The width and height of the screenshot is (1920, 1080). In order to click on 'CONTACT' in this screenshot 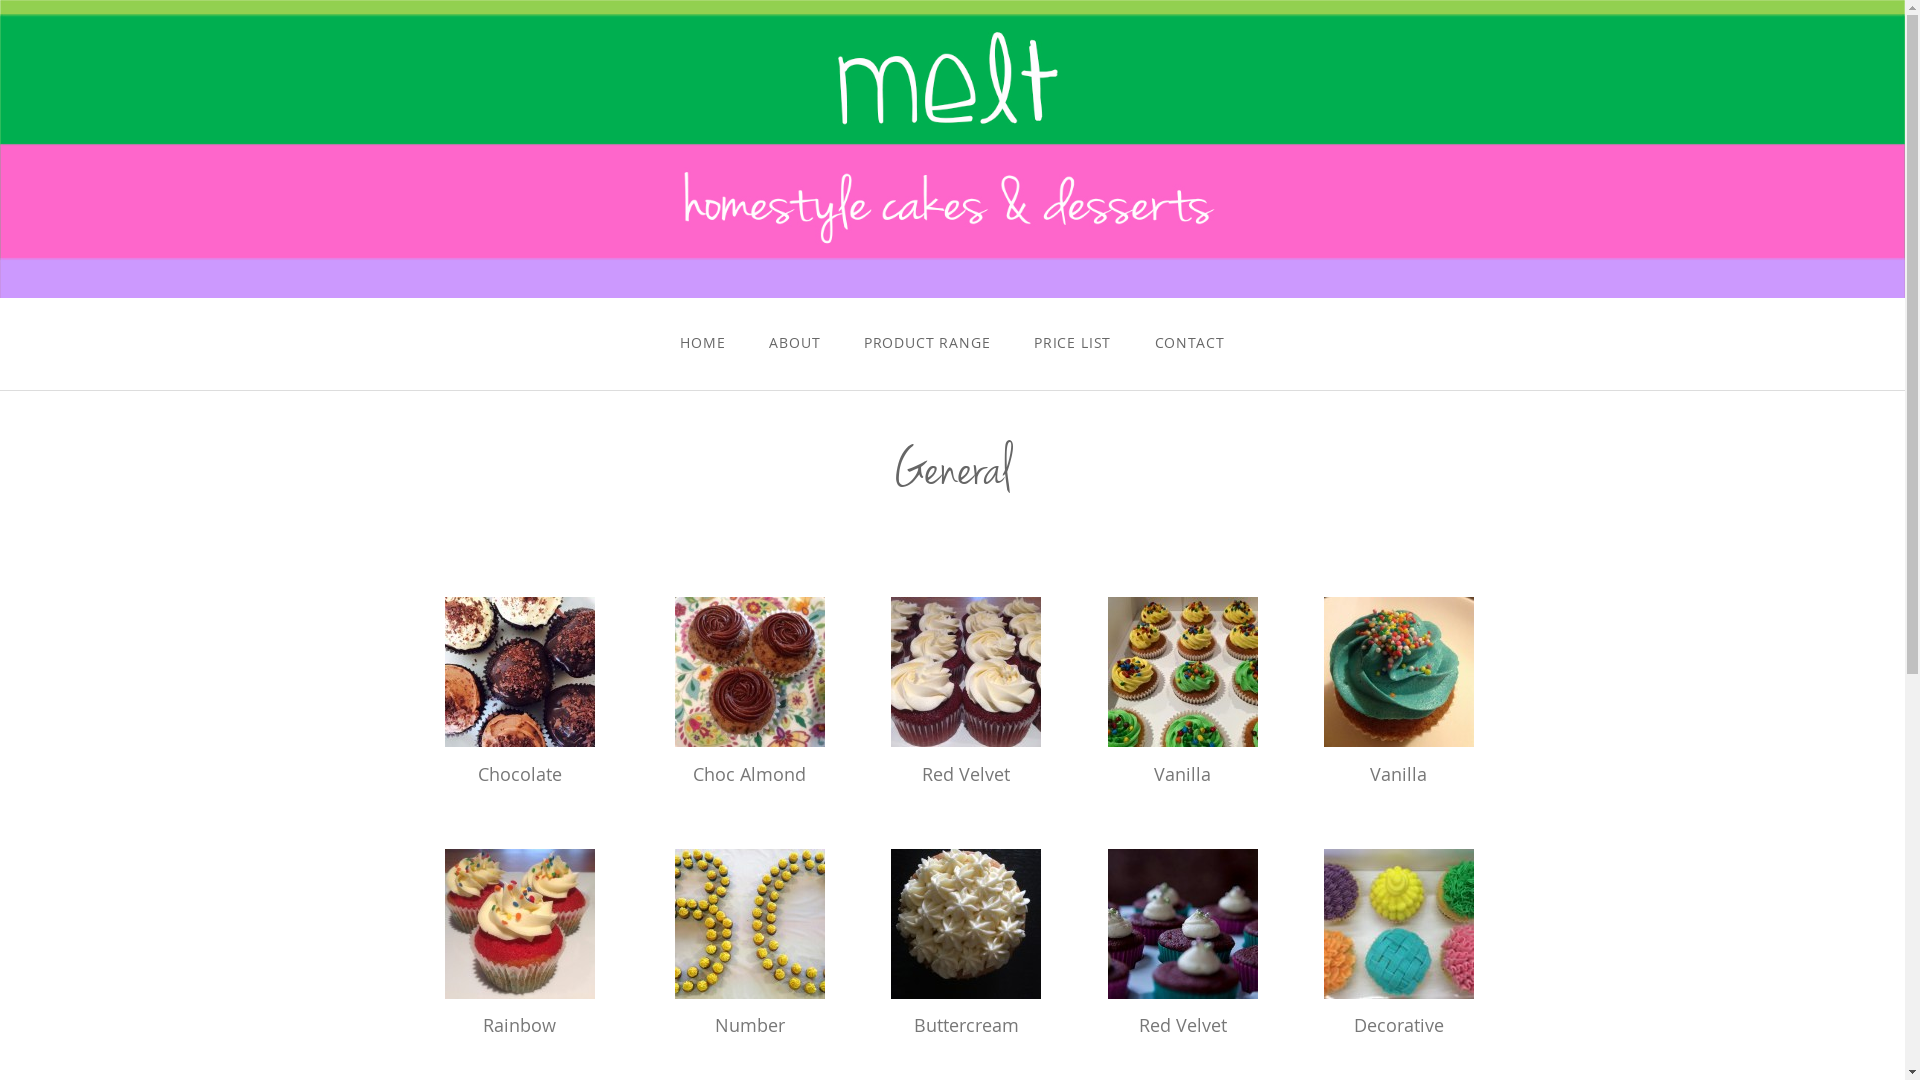, I will do `click(1189, 341)`.